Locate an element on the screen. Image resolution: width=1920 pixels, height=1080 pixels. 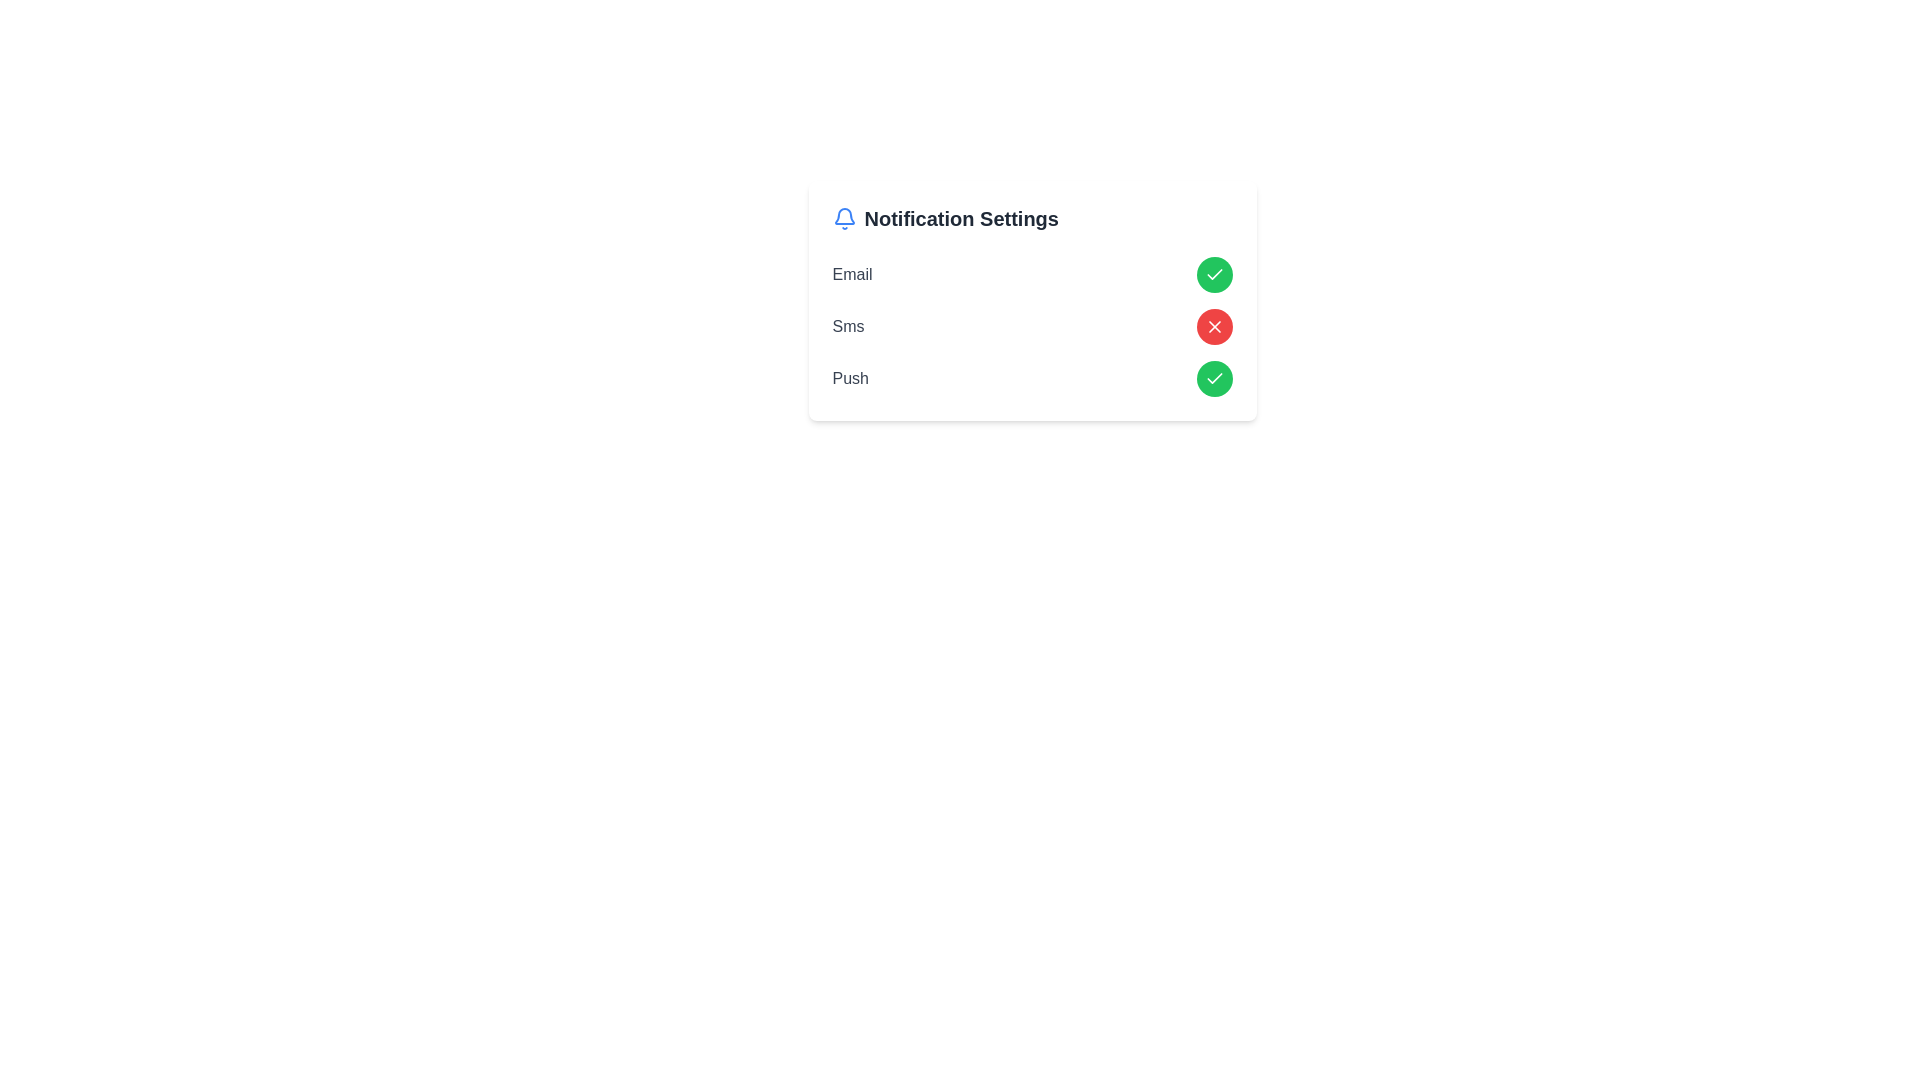
the white 'X' icon within the red circular button in the notification settings interface is located at coordinates (1213, 326).